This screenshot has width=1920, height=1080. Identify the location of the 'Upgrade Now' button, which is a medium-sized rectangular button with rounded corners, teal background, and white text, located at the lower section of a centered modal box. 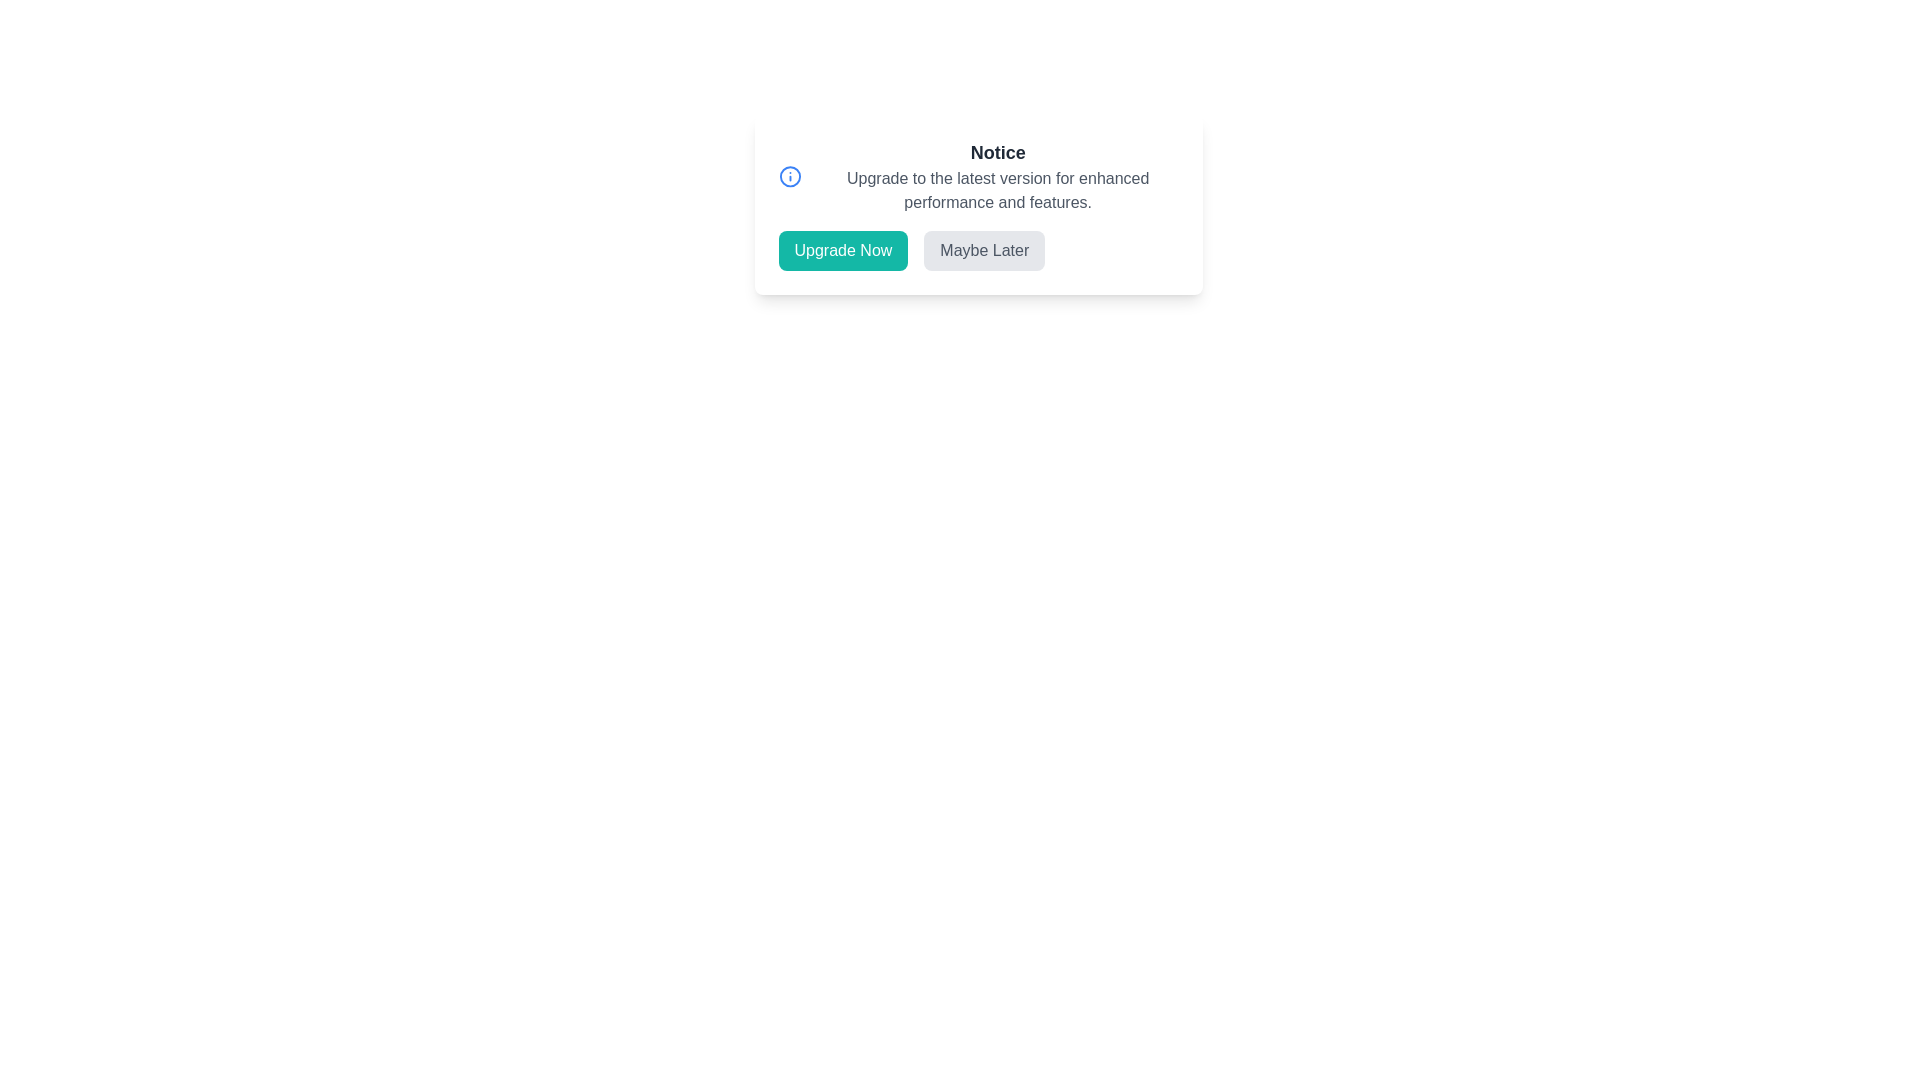
(843, 249).